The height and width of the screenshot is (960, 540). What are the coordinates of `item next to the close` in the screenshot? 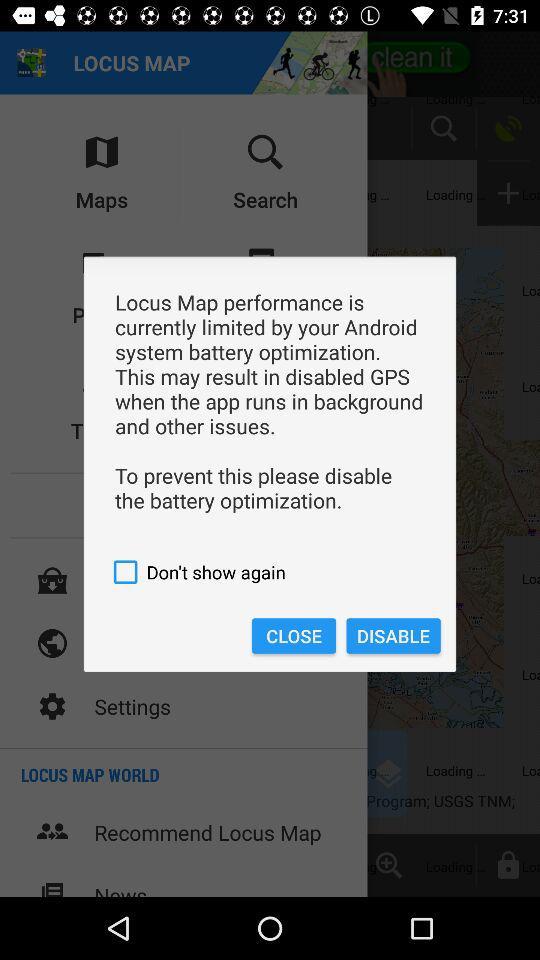 It's located at (393, 635).